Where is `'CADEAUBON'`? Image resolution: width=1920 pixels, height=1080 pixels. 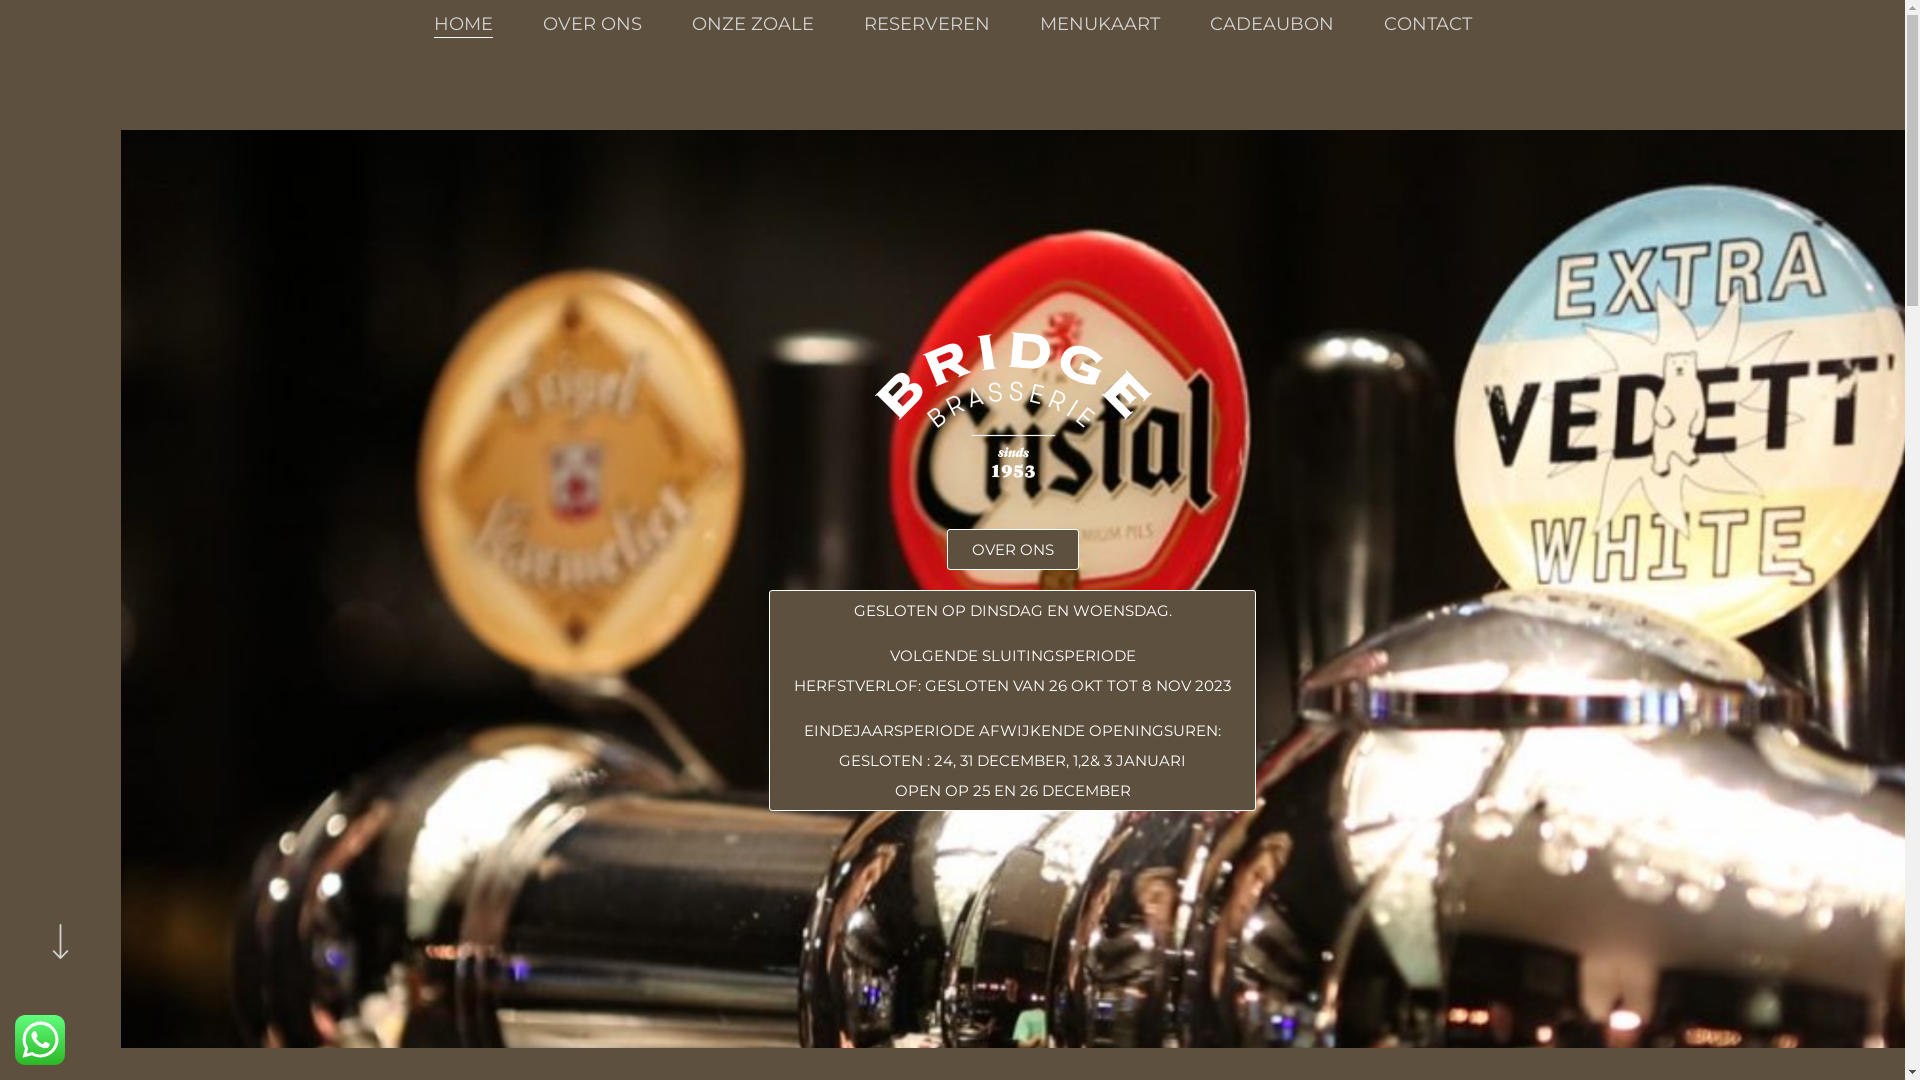
'CADEAUBON' is located at coordinates (1208, 23).